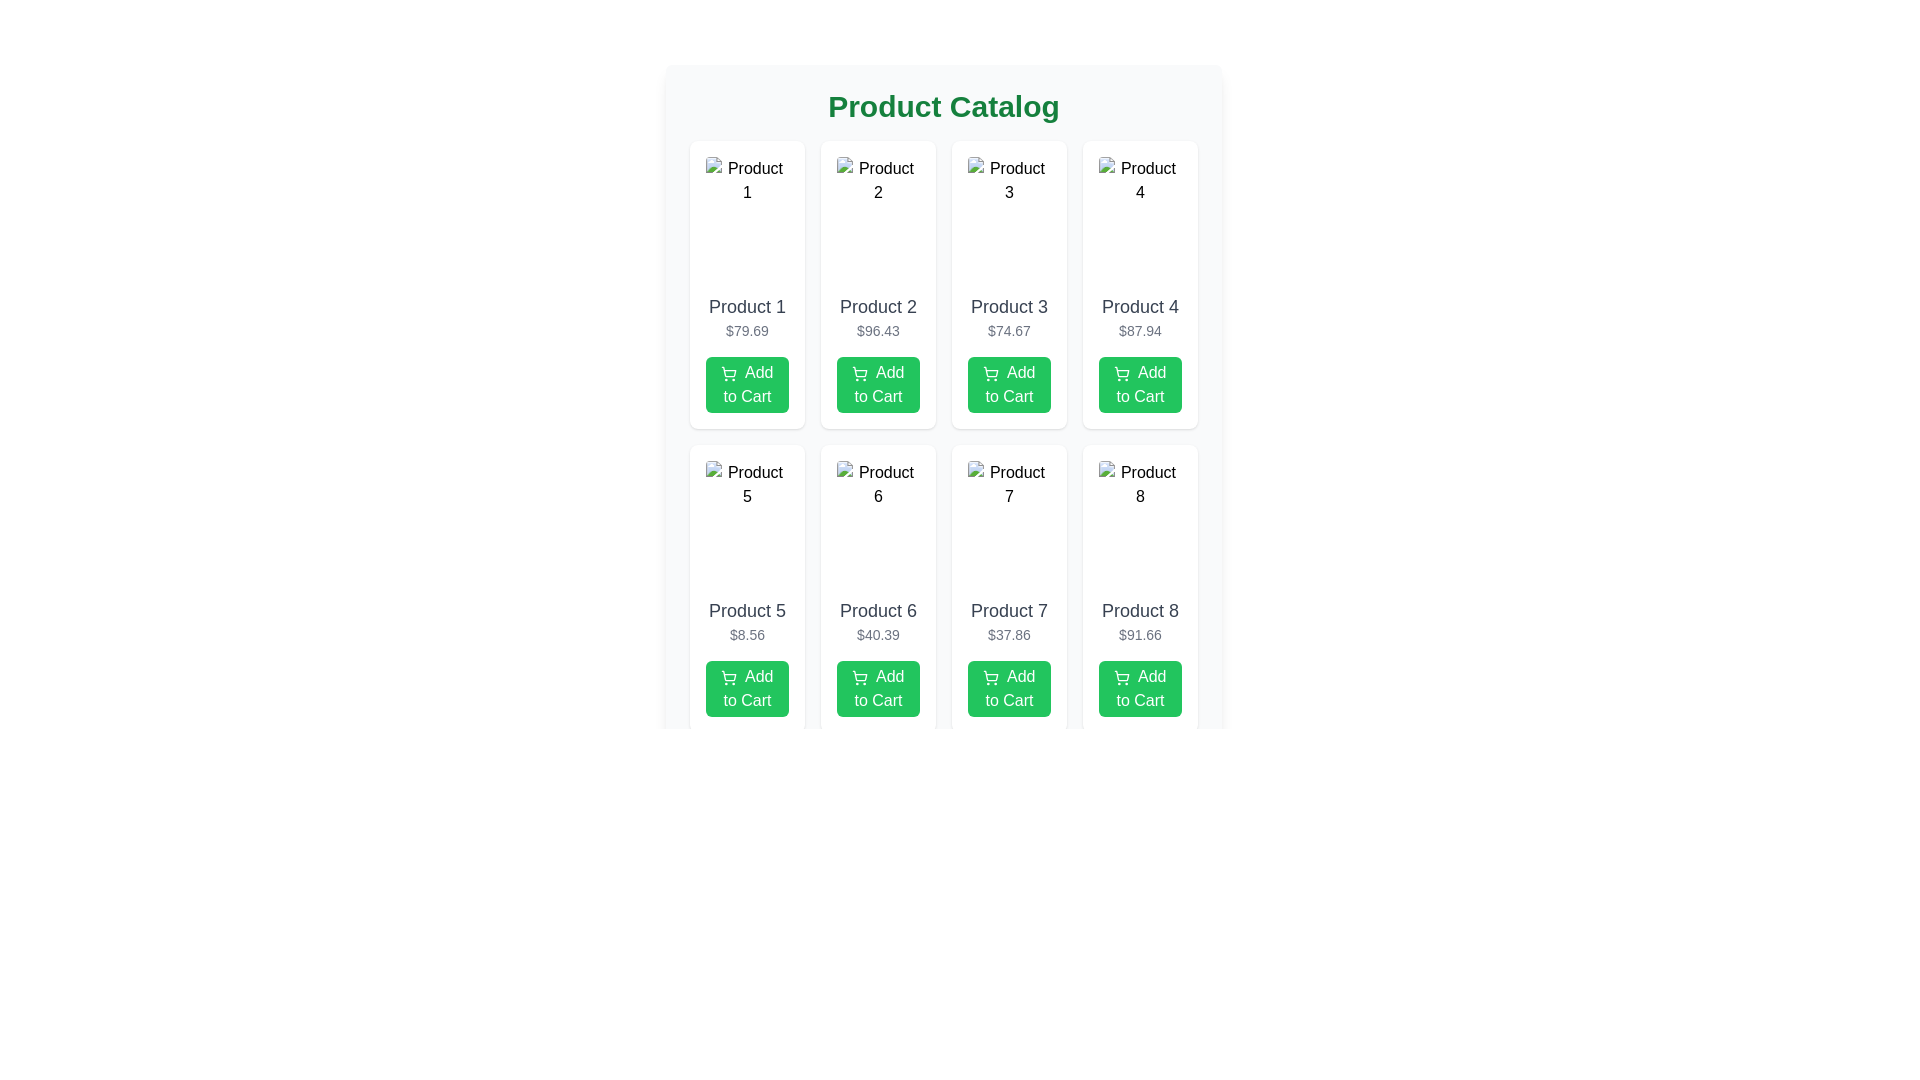  Describe the element at coordinates (1009, 220) in the screenshot. I see `the image displaying a placeholder for 'Product 3' located at the top of the third product card in the grid layout` at that location.